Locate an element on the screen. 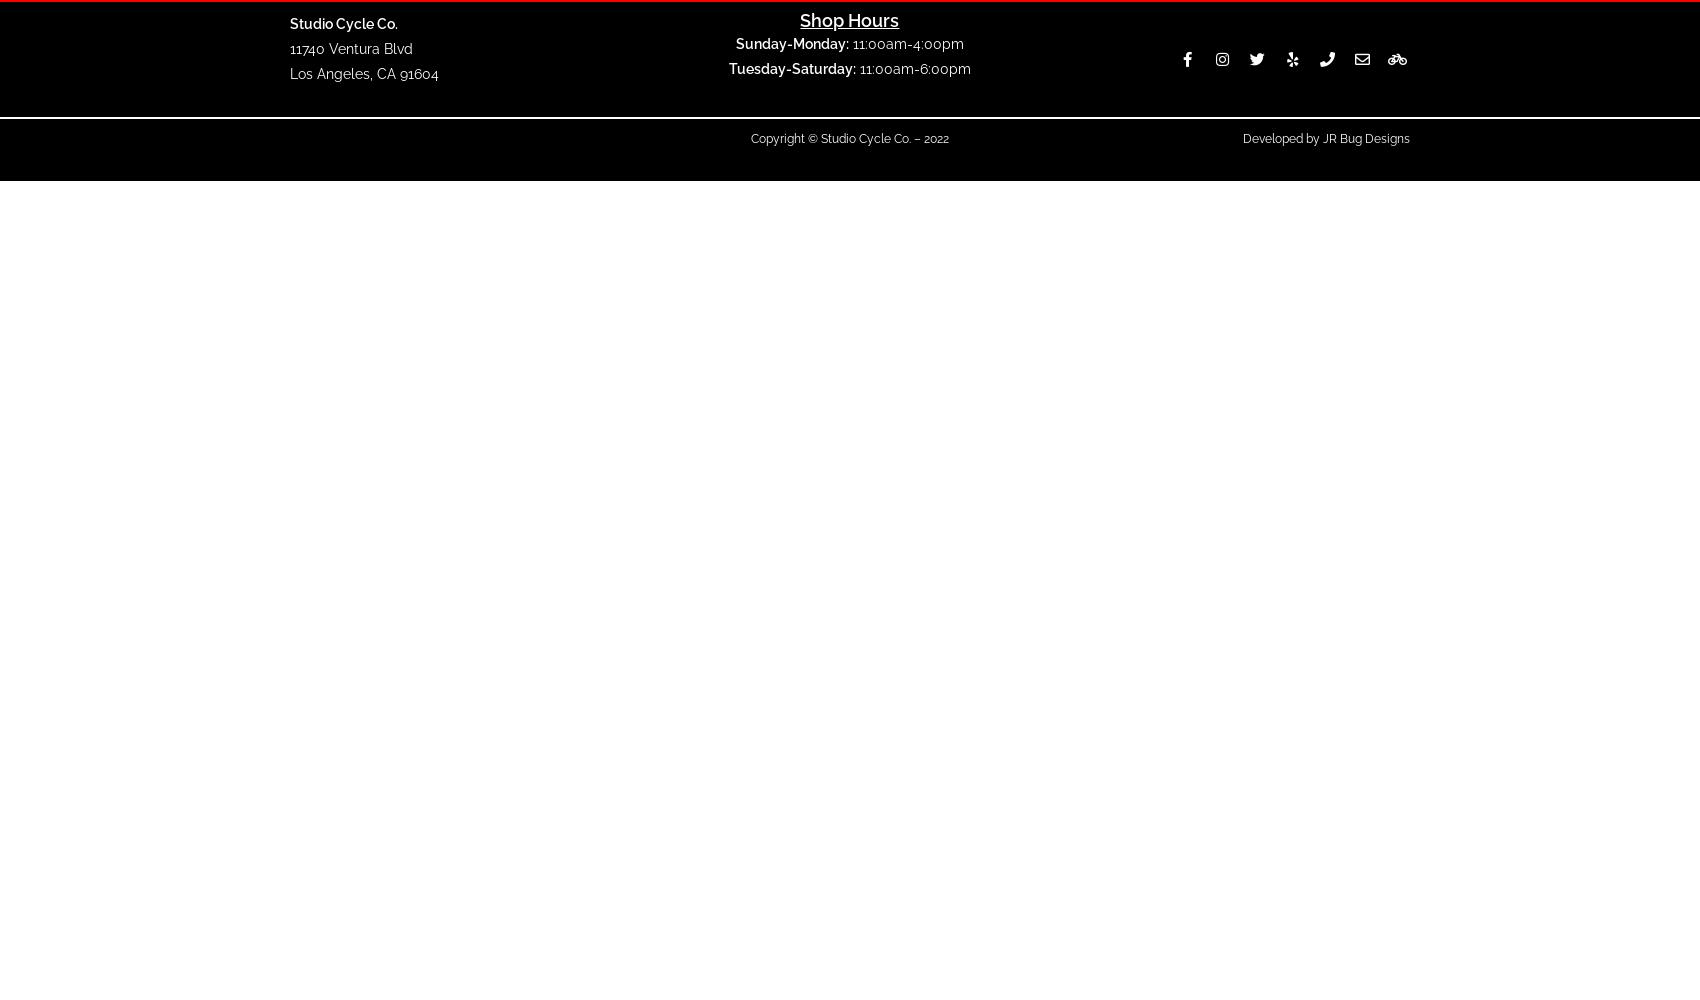 The image size is (1700, 1000). 'Tuesday-Saturday:' is located at coordinates (790, 67).